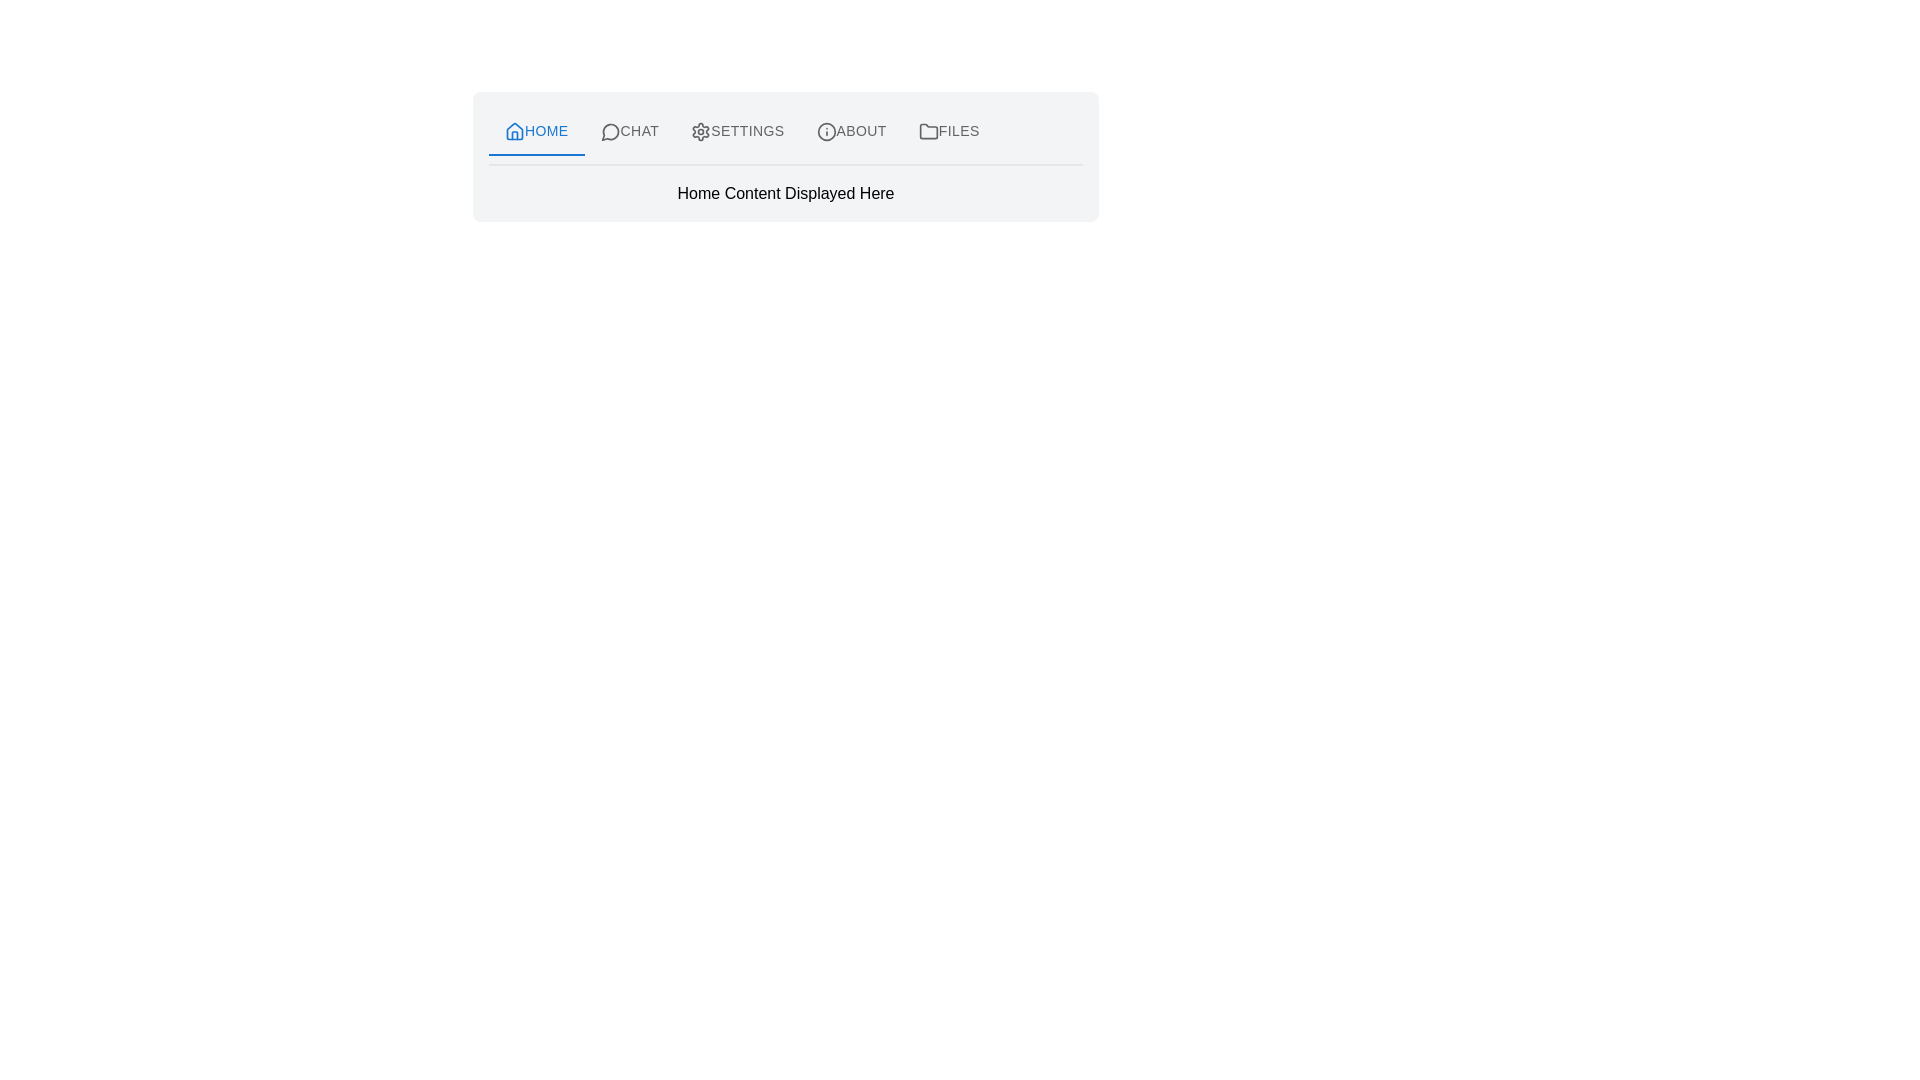  Describe the element at coordinates (701, 131) in the screenshot. I see `the 'Settings' icon in the navigation bar` at that location.